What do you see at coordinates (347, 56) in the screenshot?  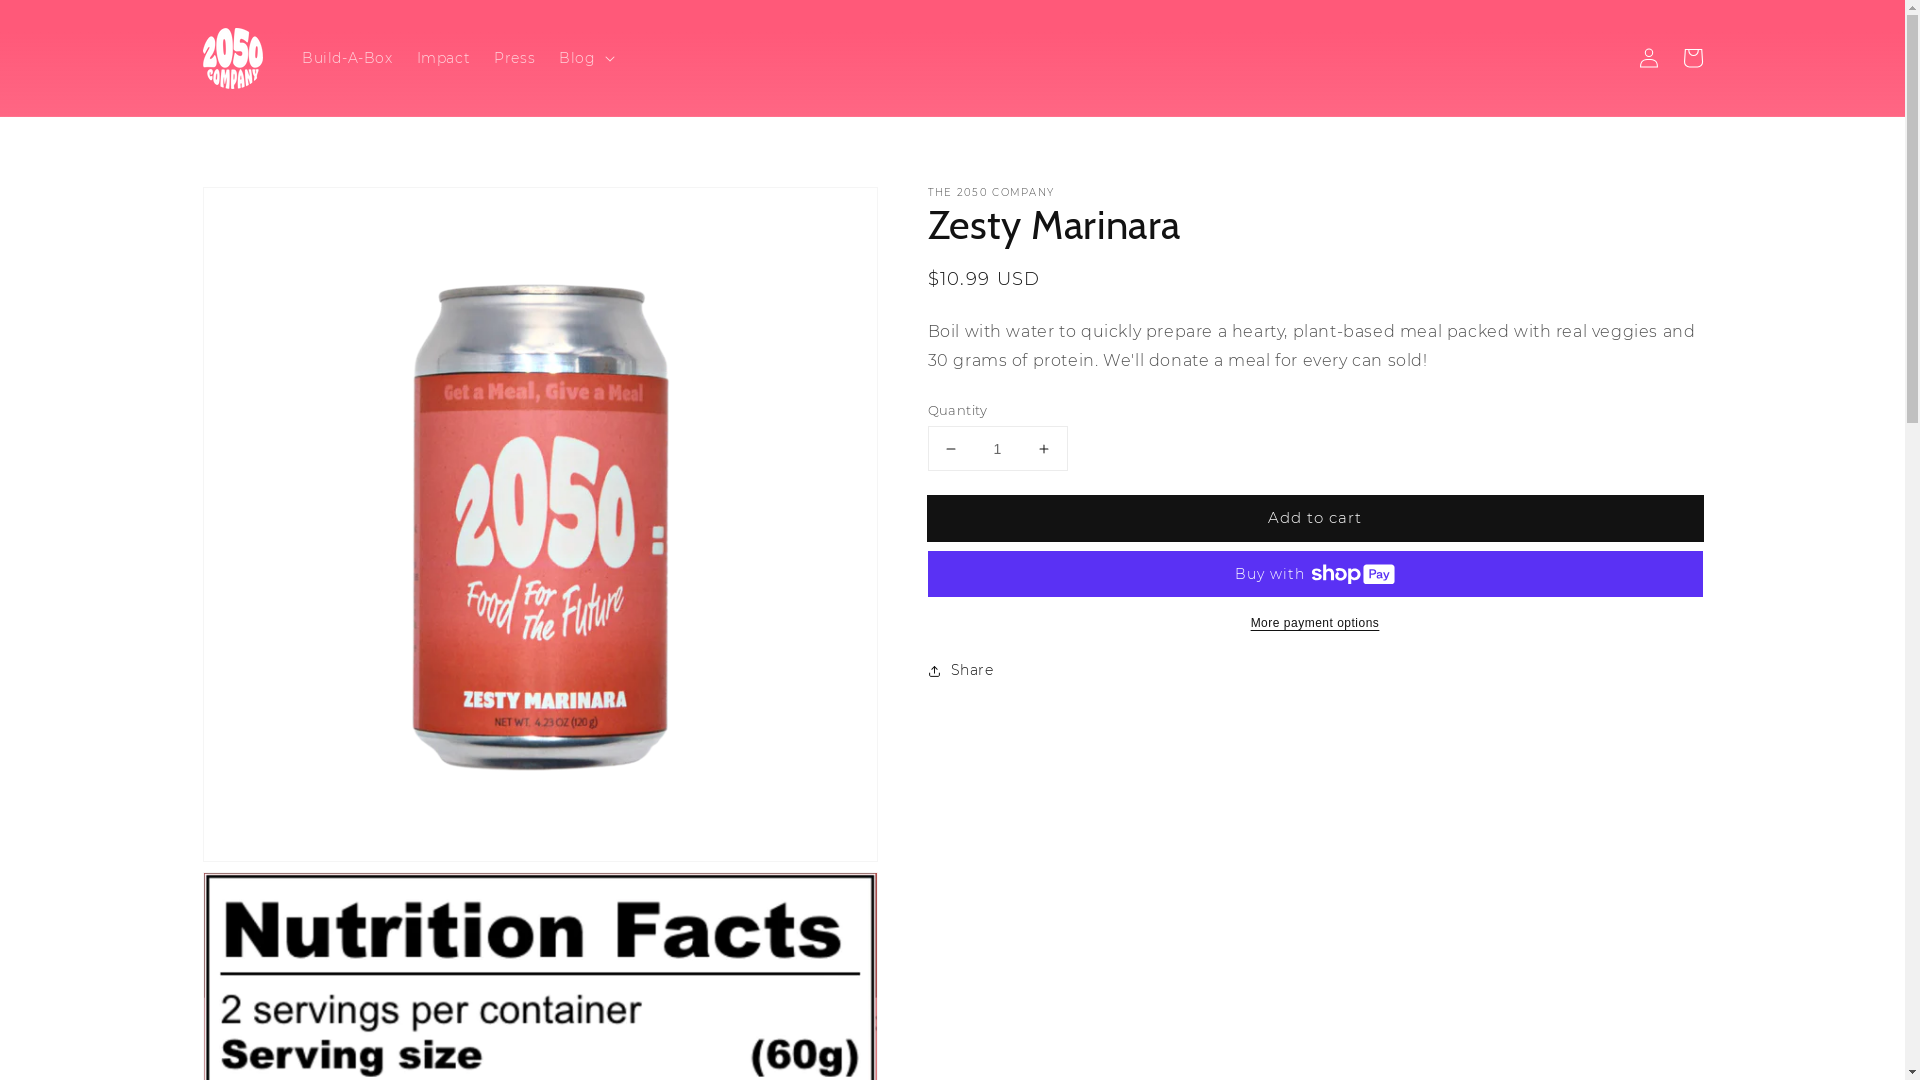 I see `'Build-A-Box'` at bounding box center [347, 56].